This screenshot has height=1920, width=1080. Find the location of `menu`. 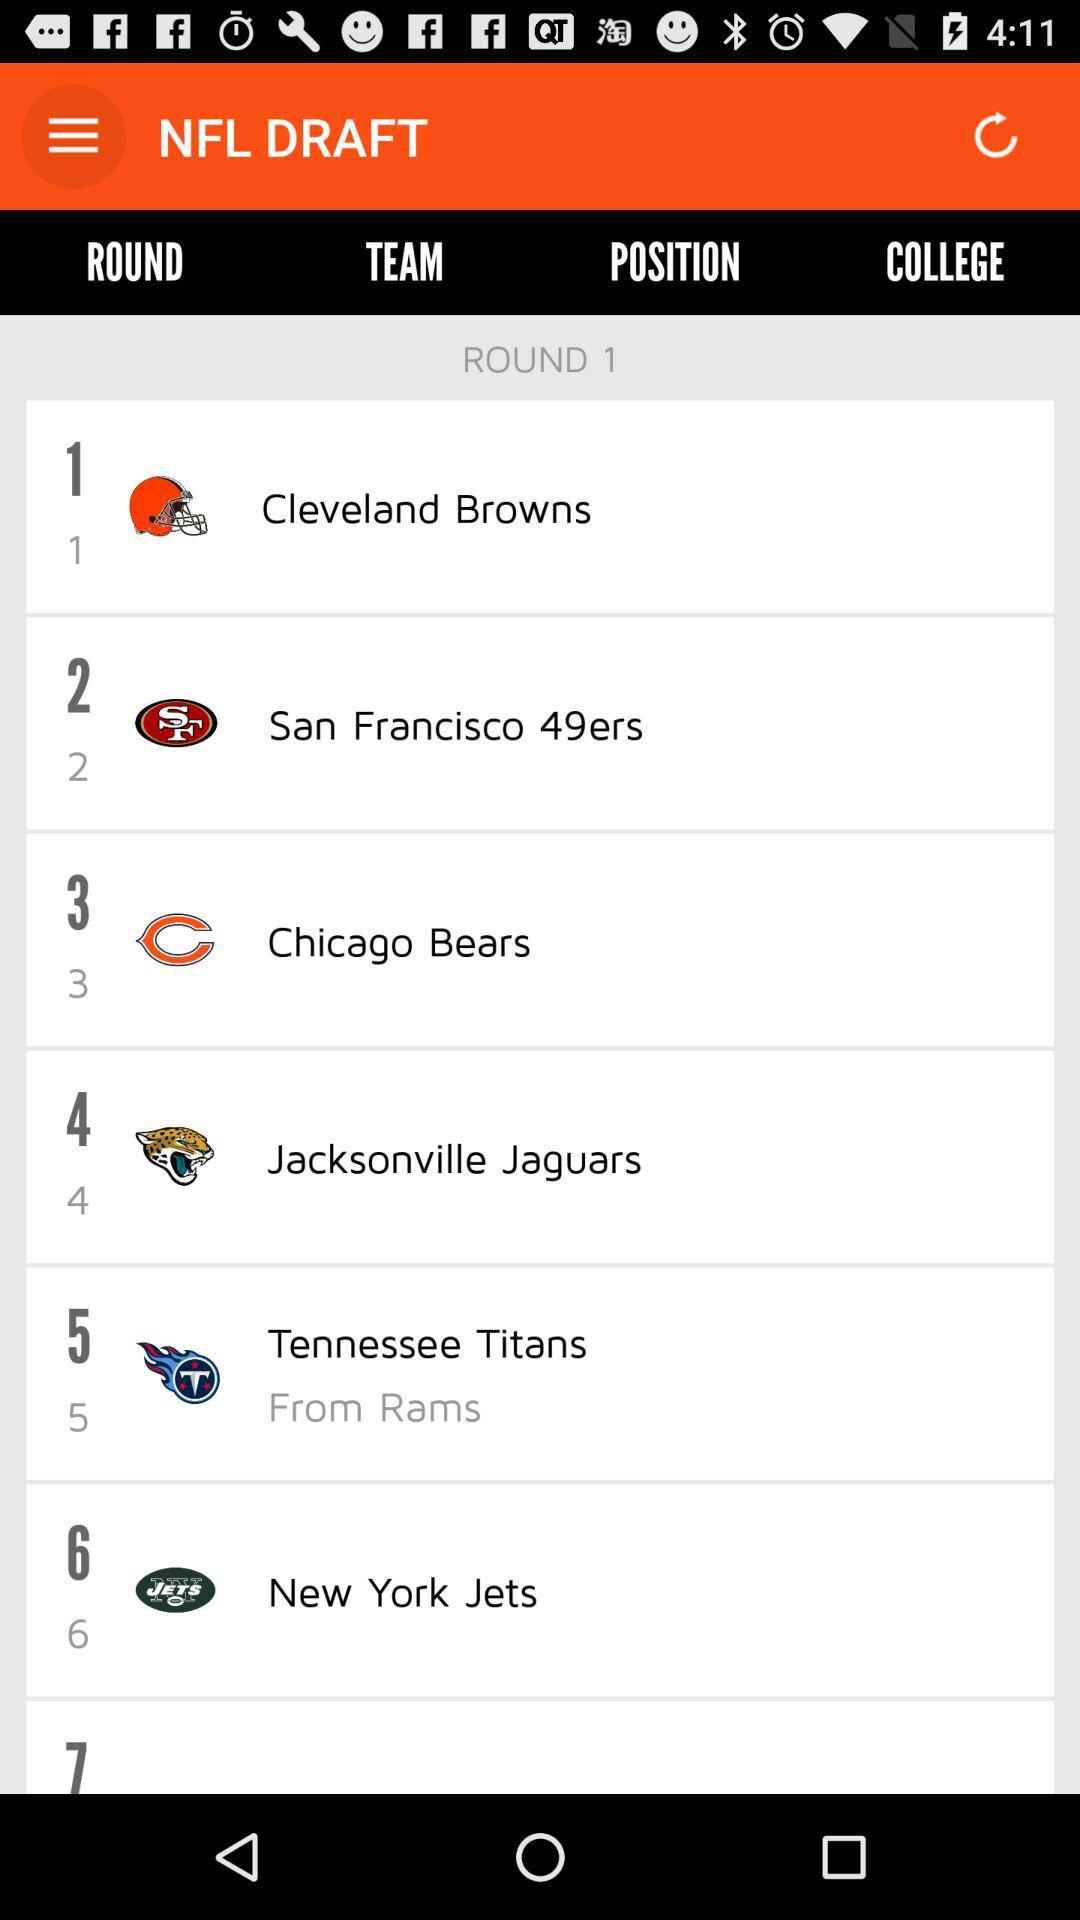

menu is located at coordinates (72, 135).